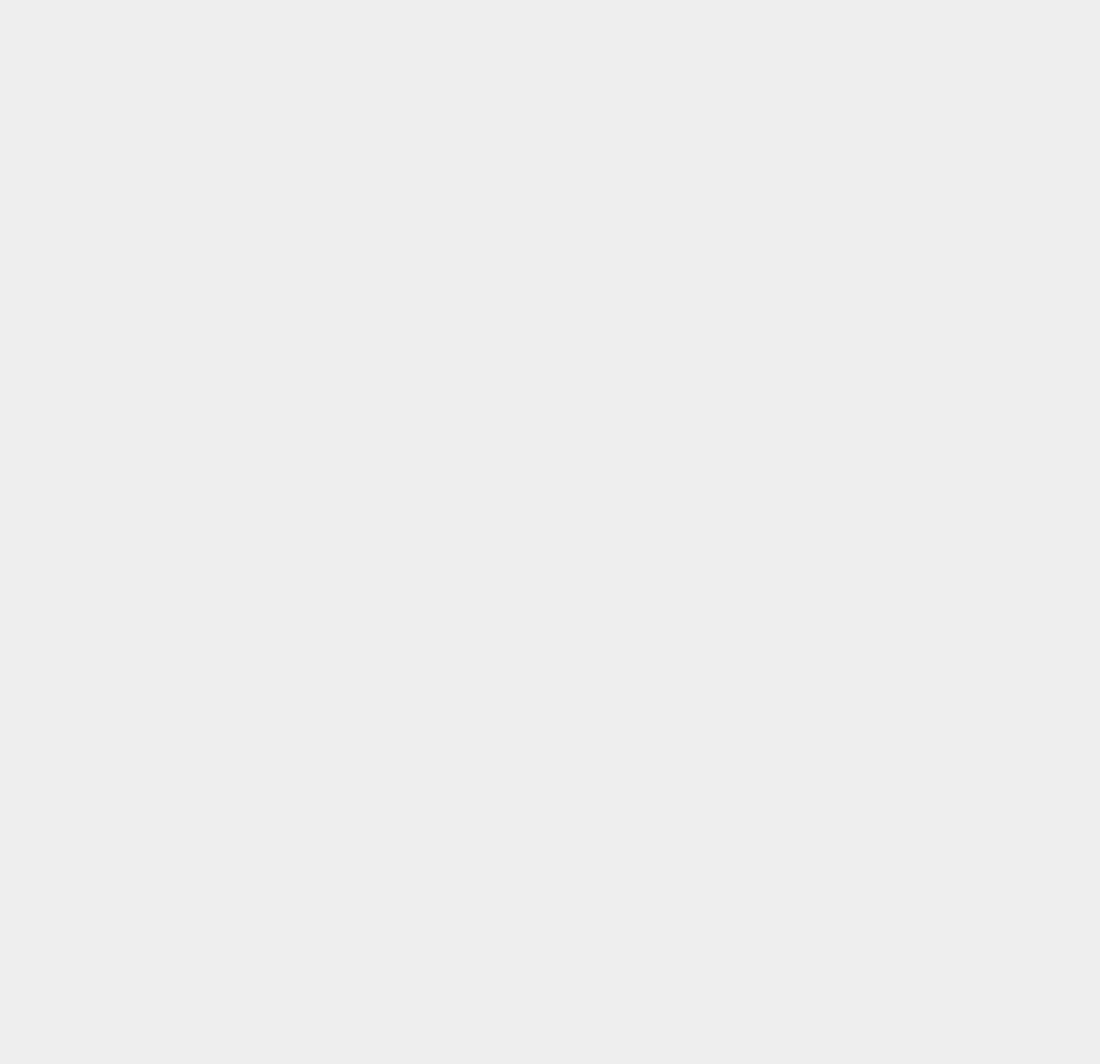  Describe the element at coordinates (778, 639) in the screenshot. I see `'OS X 10.11.2'` at that location.